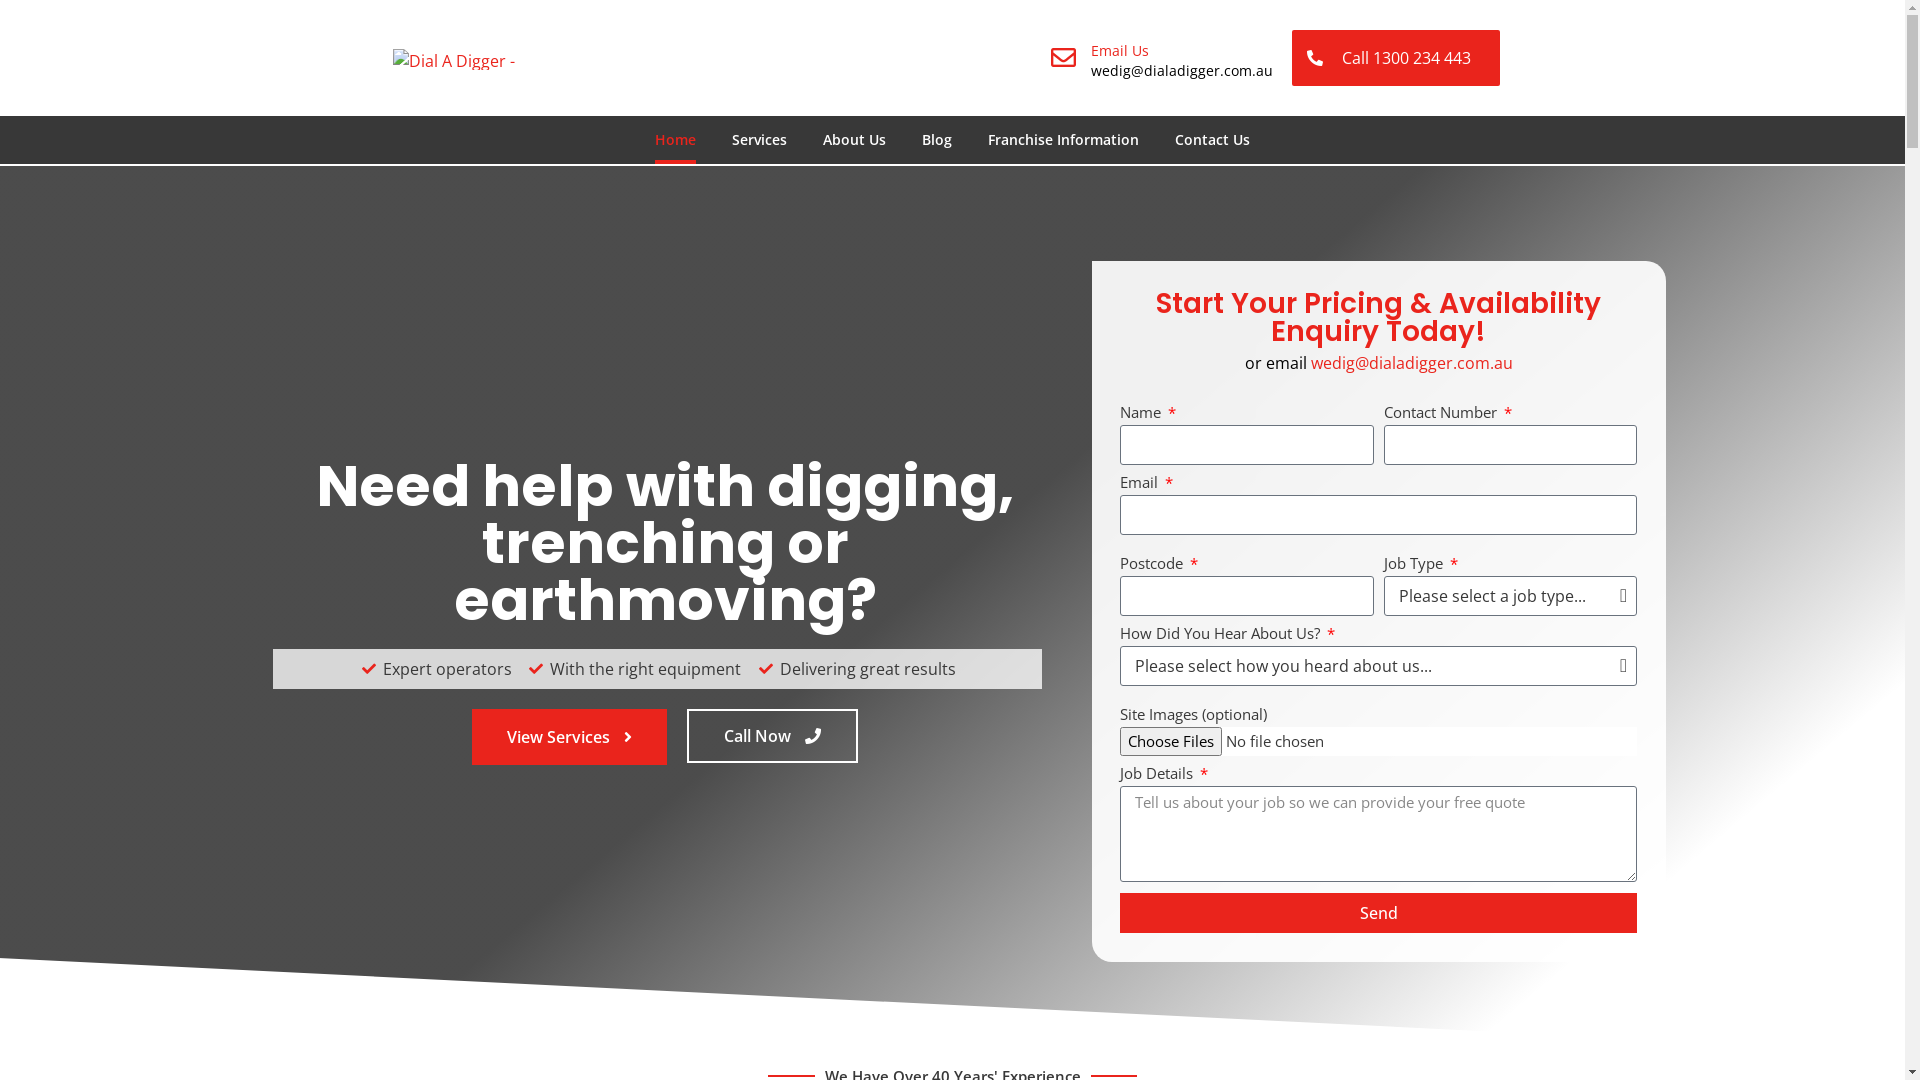 Image resolution: width=1920 pixels, height=1080 pixels. What do you see at coordinates (1118, 49) in the screenshot?
I see `'Email Us'` at bounding box center [1118, 49].